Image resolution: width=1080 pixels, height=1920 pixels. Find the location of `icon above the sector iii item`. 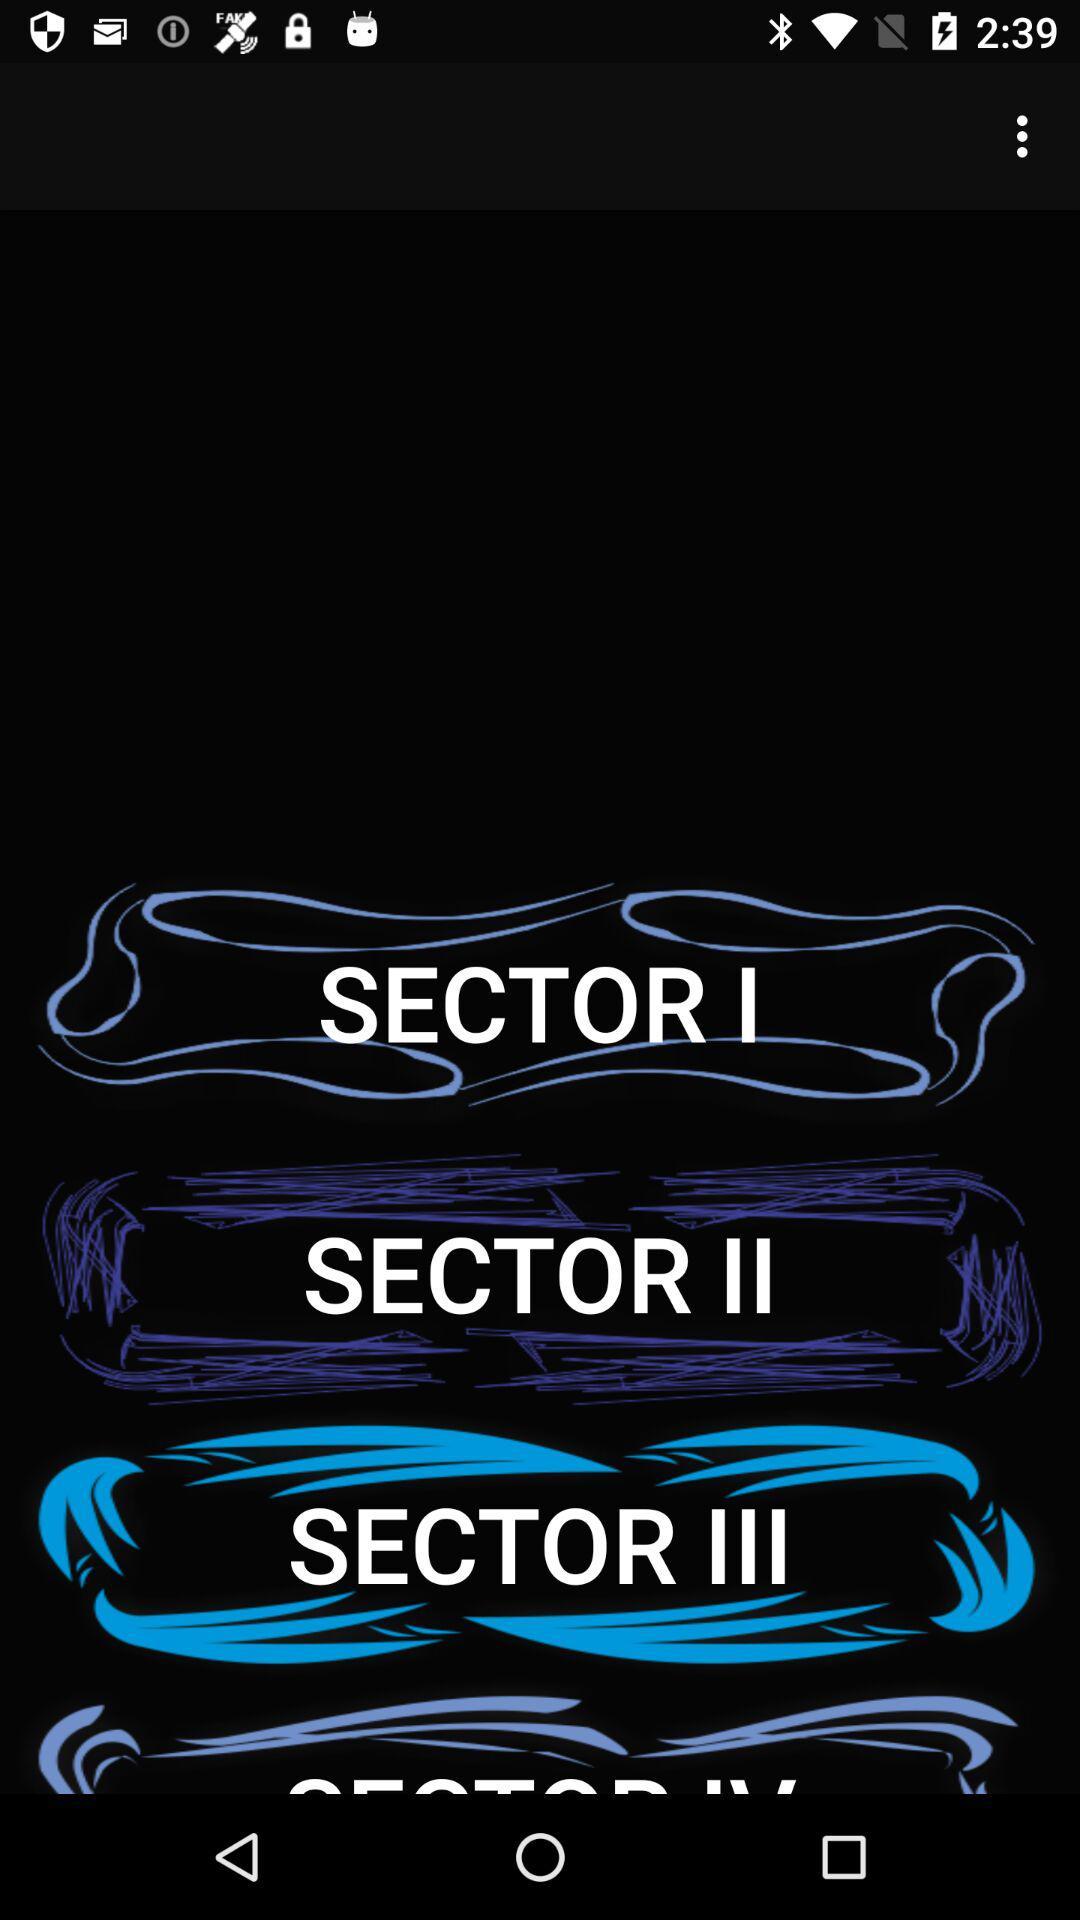

icon above the sector iii item is located at coordinates (540, 1271).